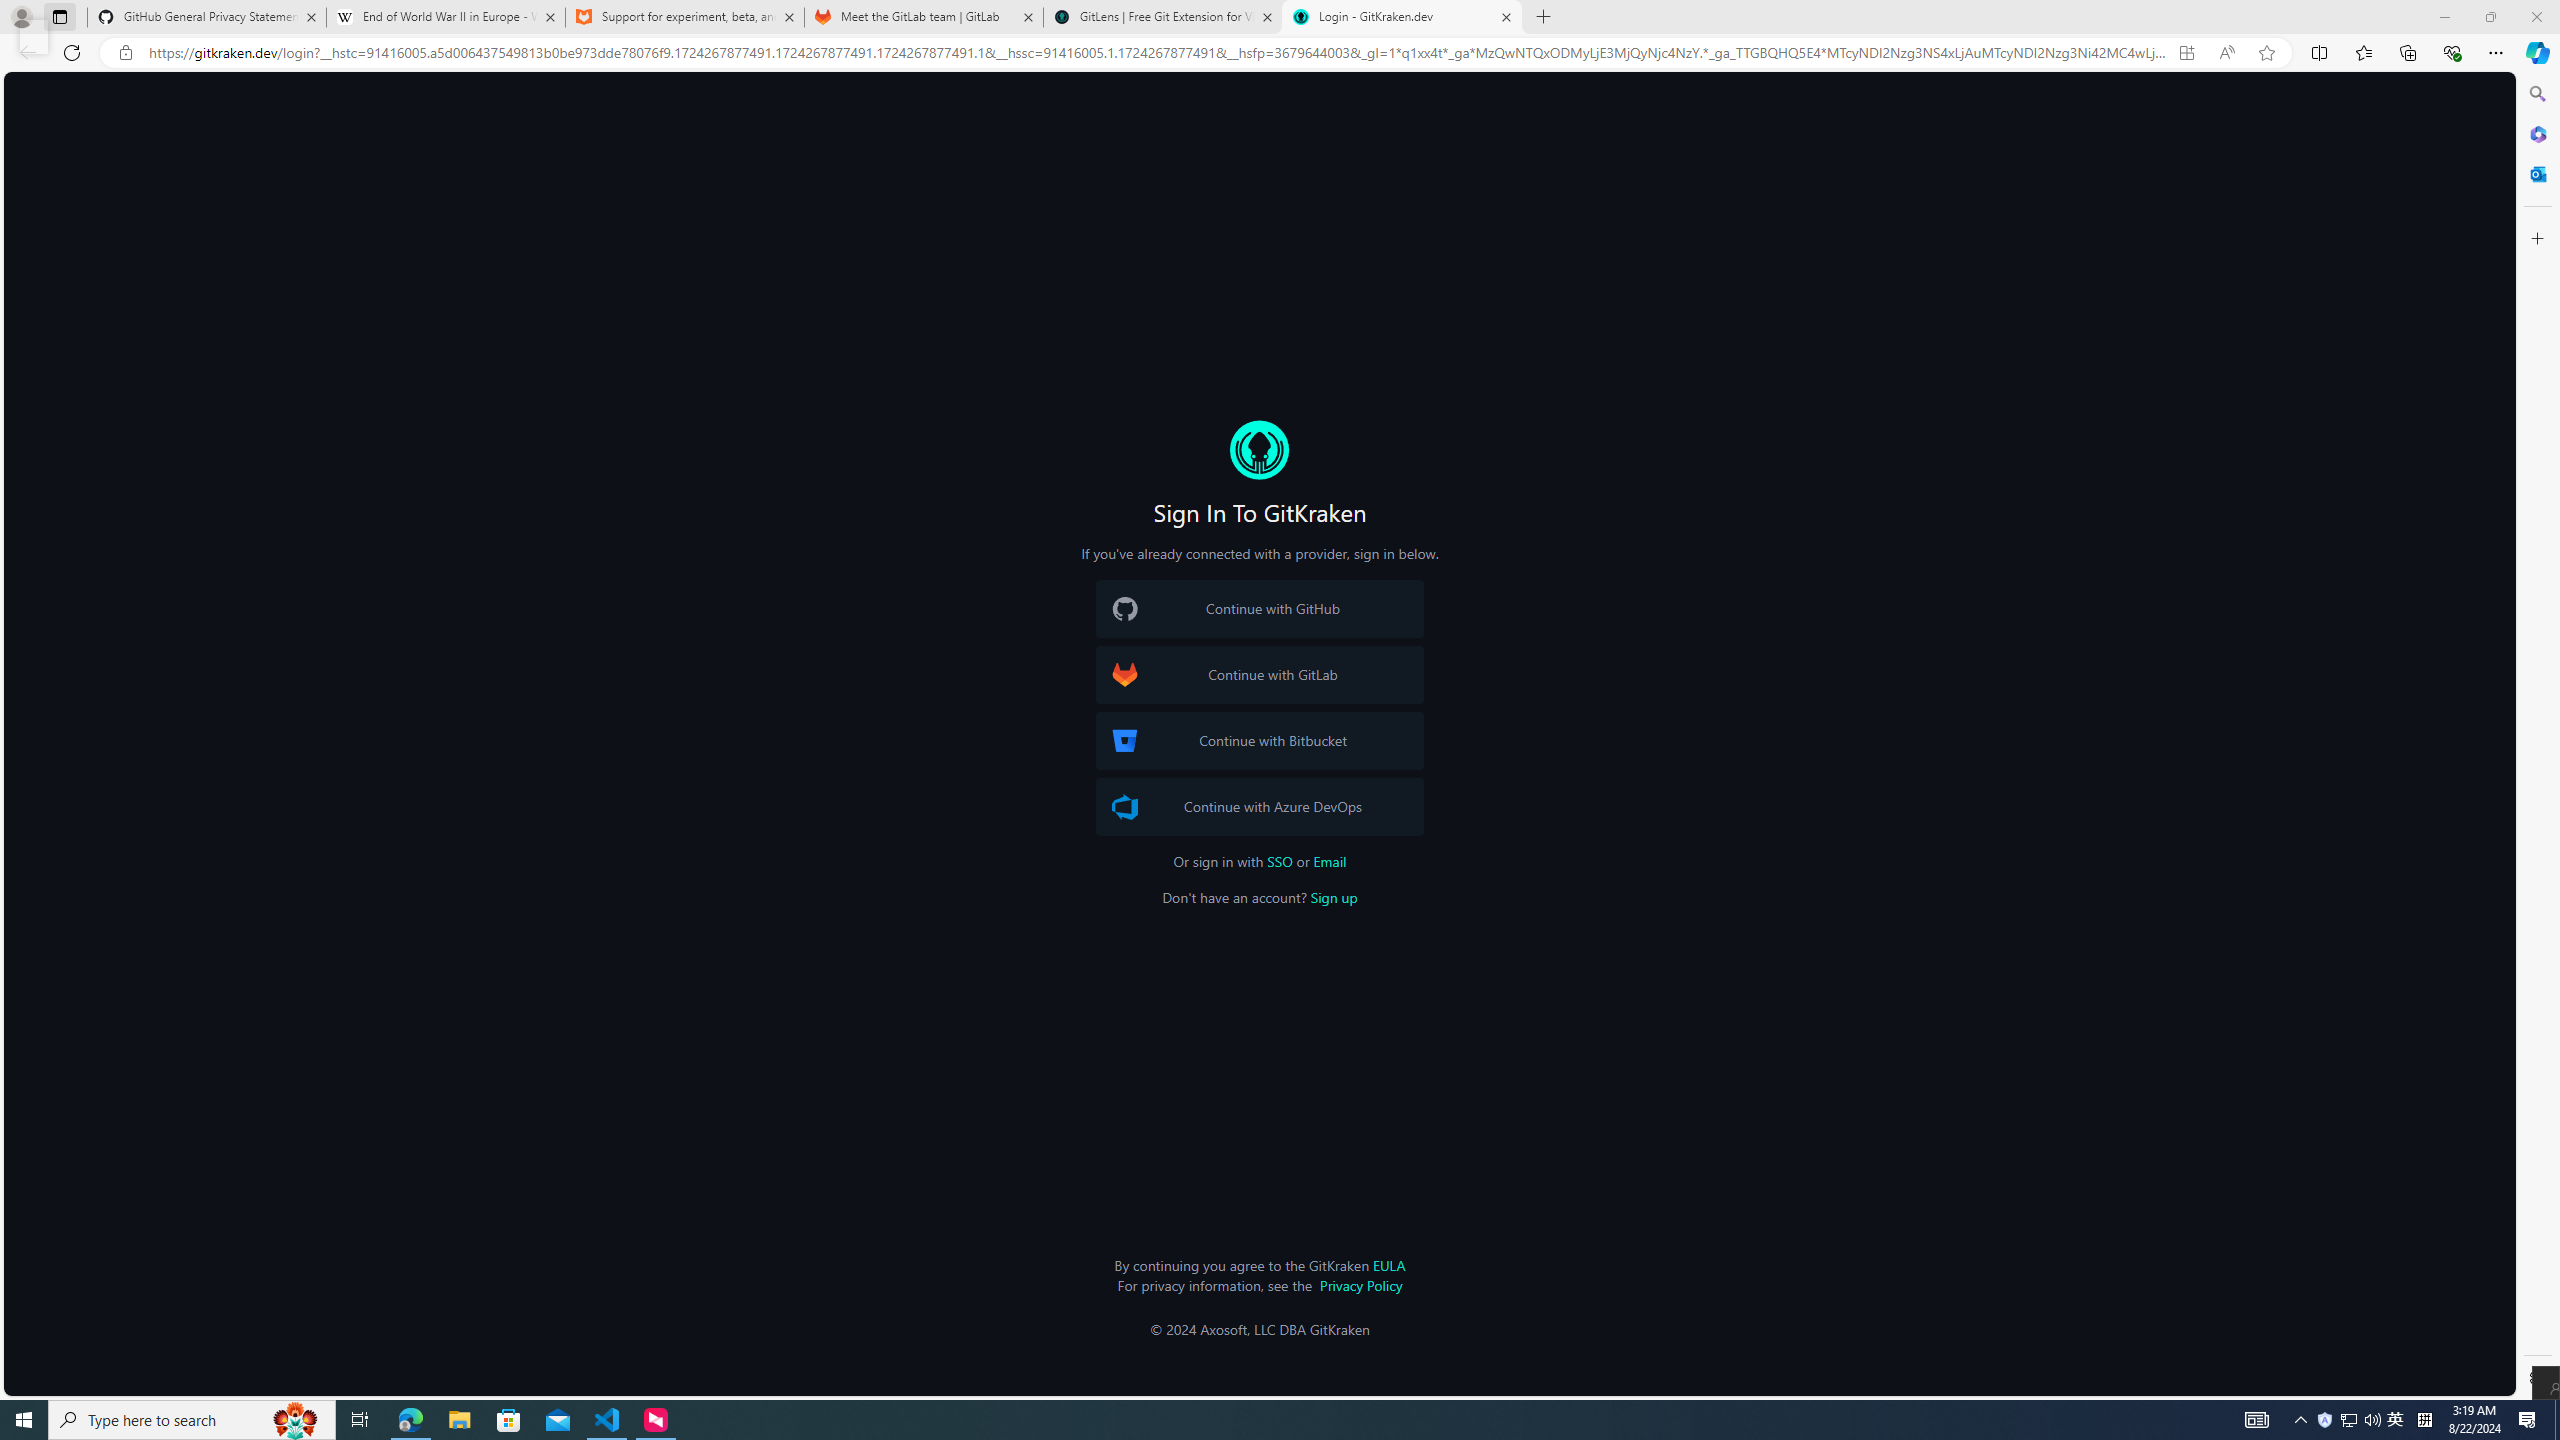 Image resolution: width=2560 pixels, height=1440 pixels. Describe the element at coordinates (1280, 861) in the screenshot. I see `'SSO'` at that location.